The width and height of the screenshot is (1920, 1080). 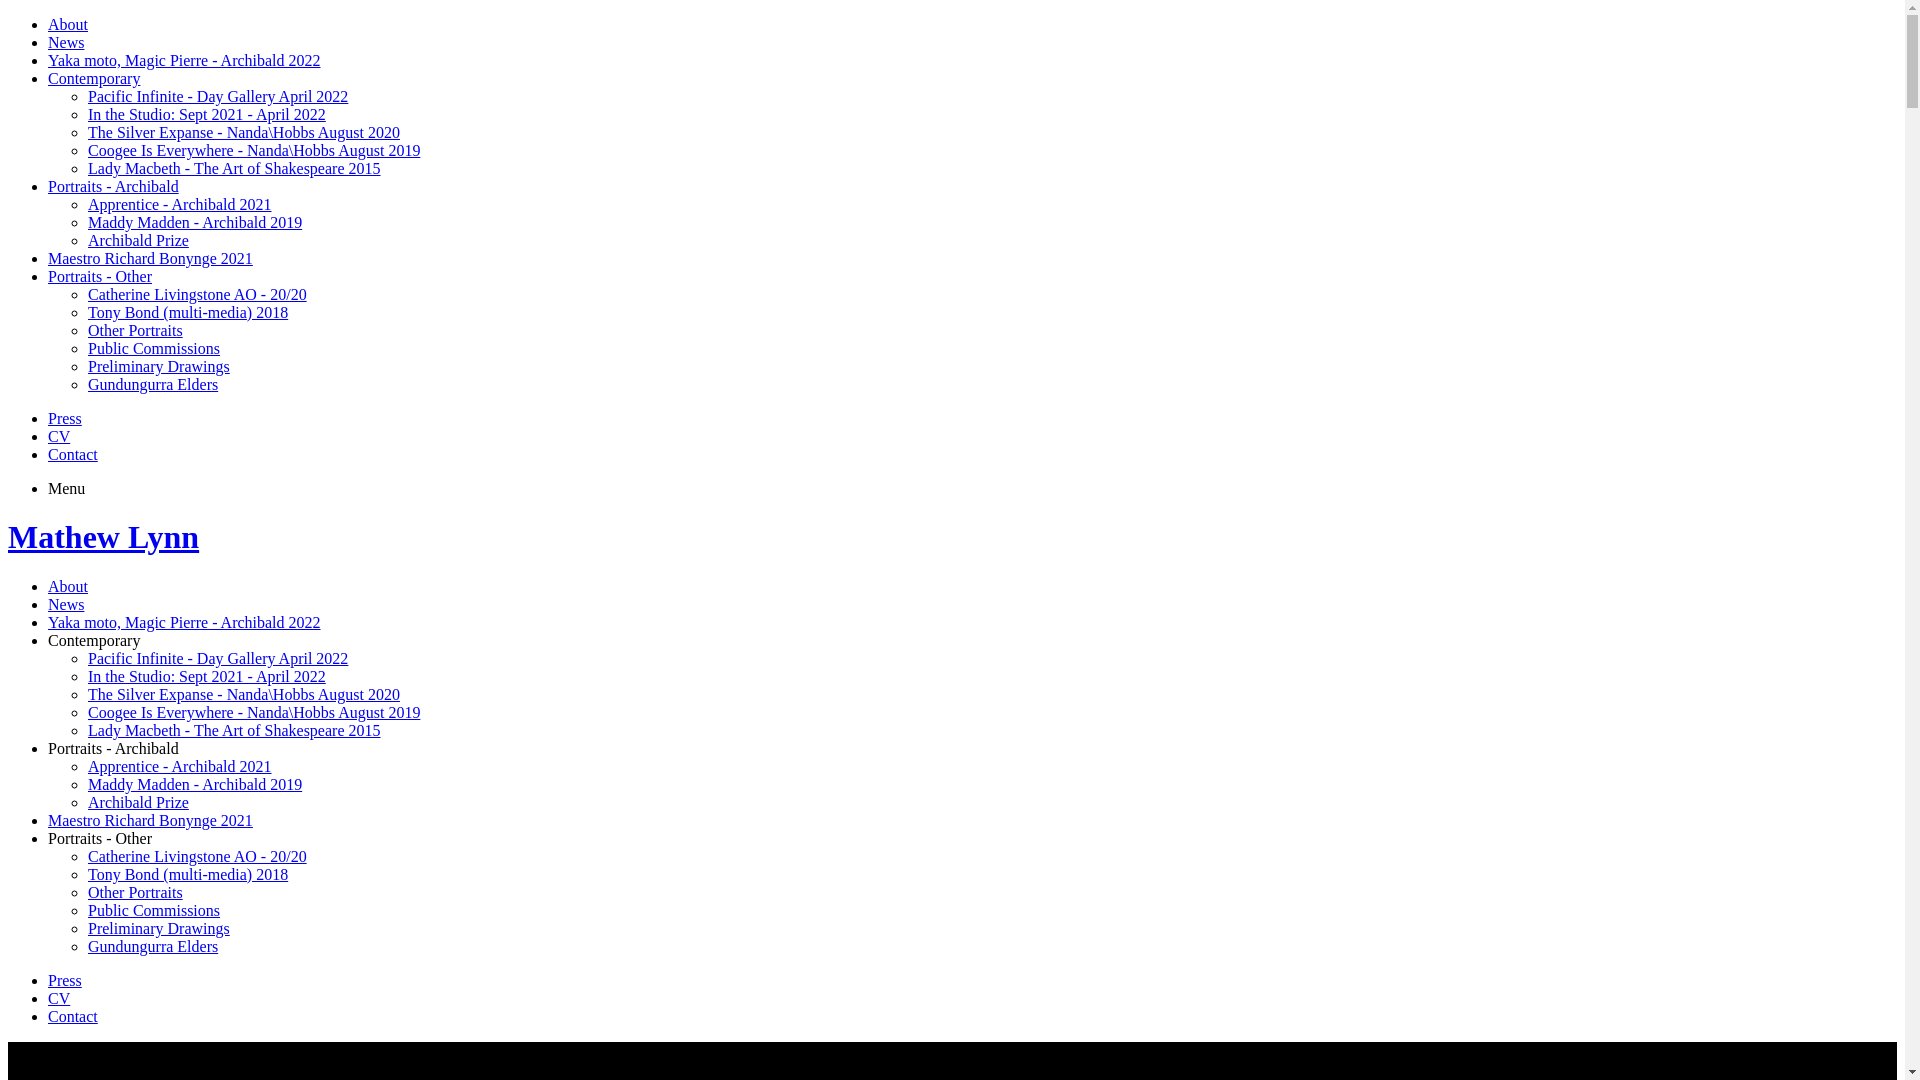 I want to click on 'Apprentice - Archibald 2021', so click(x=180, y=765).